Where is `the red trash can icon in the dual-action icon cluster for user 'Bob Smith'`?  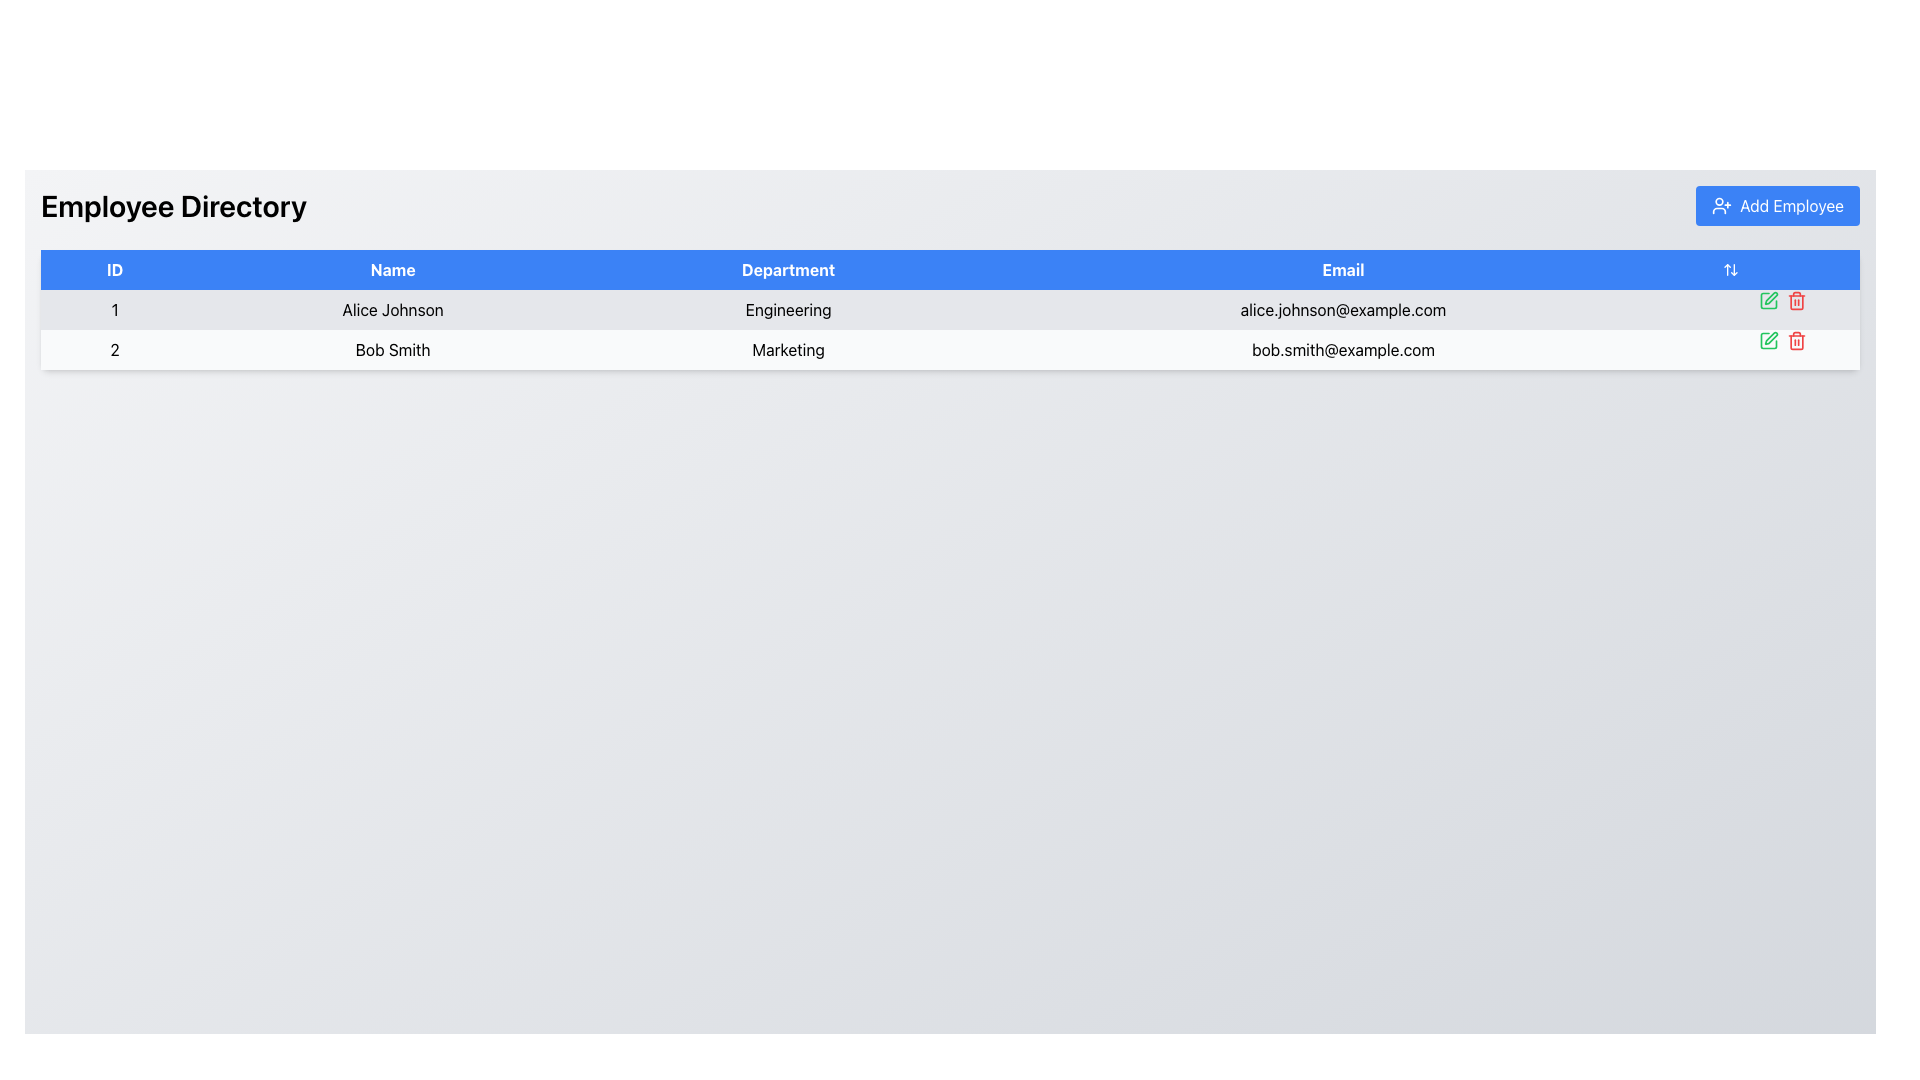
the red trash can icon in the dual-action icon cluster for user 'Bob Smith' is located at coordinates (1783, 339).